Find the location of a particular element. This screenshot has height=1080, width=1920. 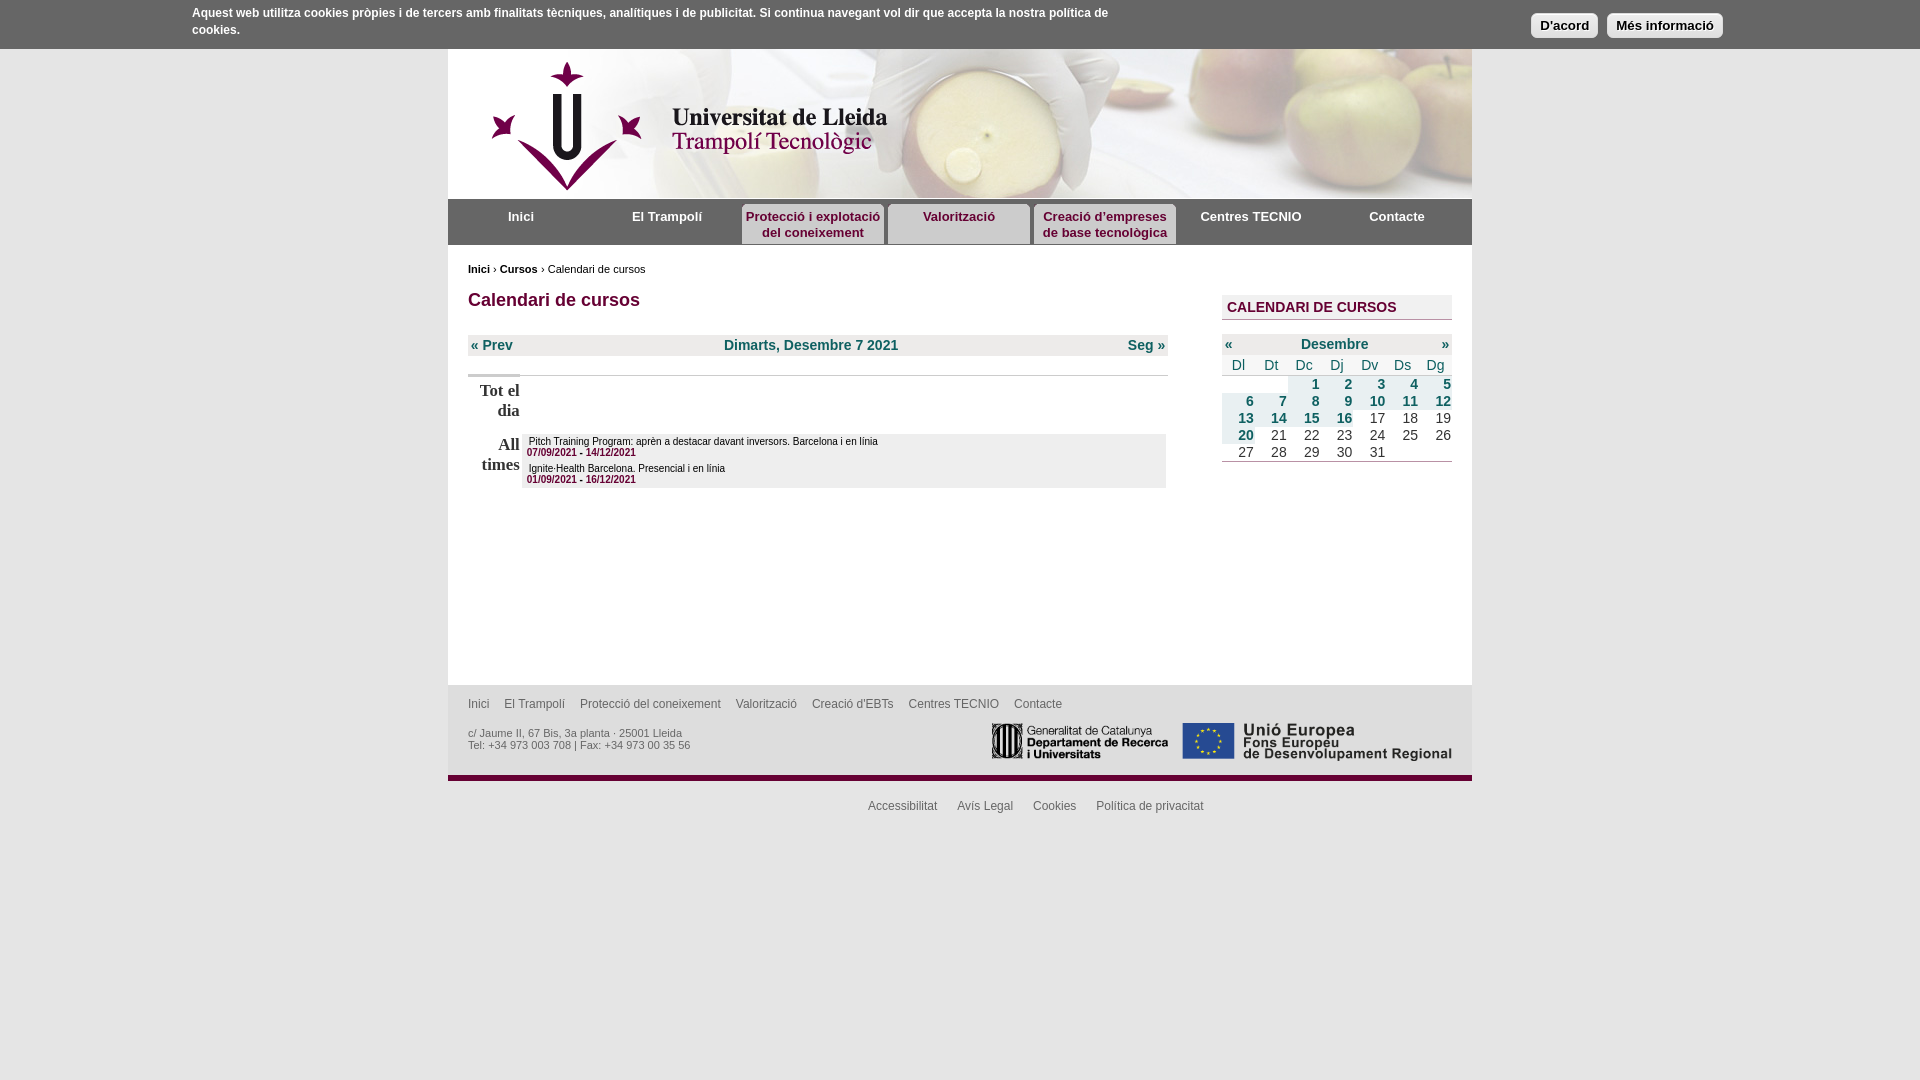

'3' is located at coordinates (1376, 384).